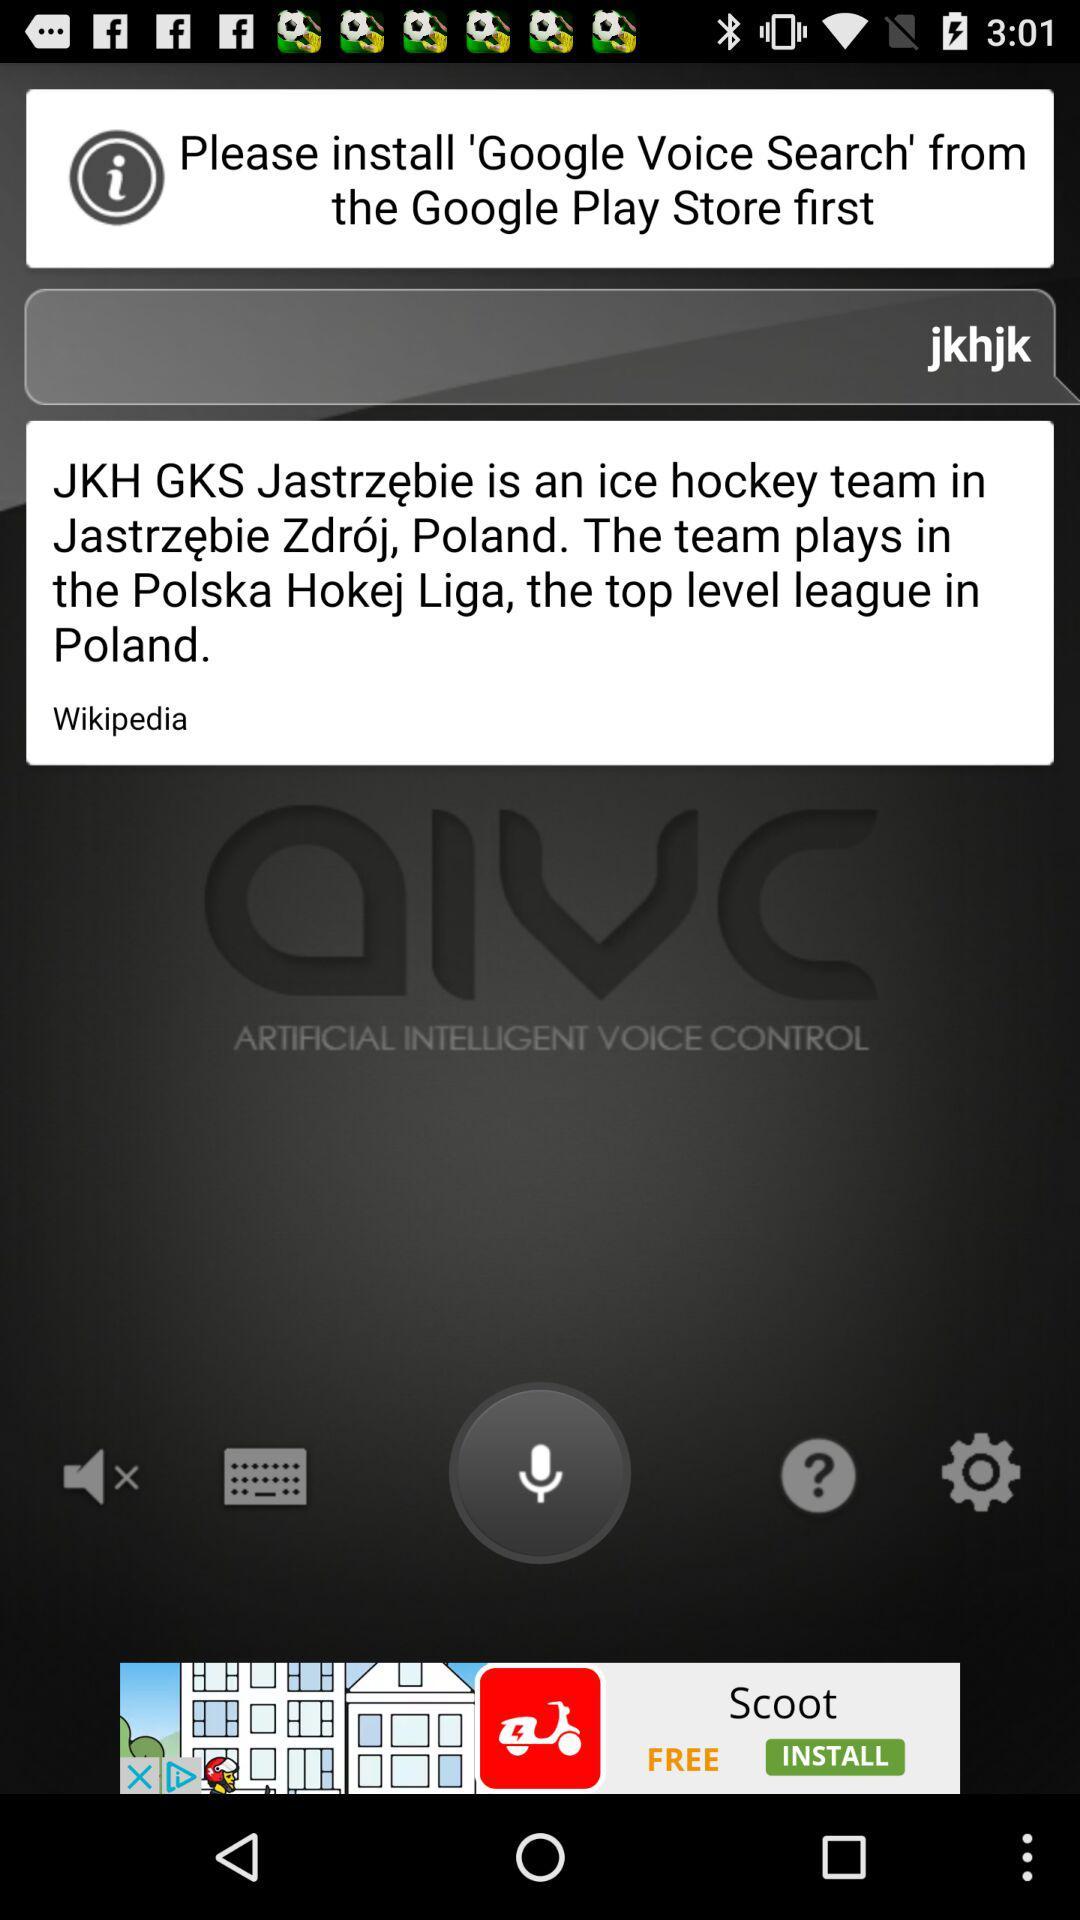  I want to click on the date_range icon, so click(263, 1575).